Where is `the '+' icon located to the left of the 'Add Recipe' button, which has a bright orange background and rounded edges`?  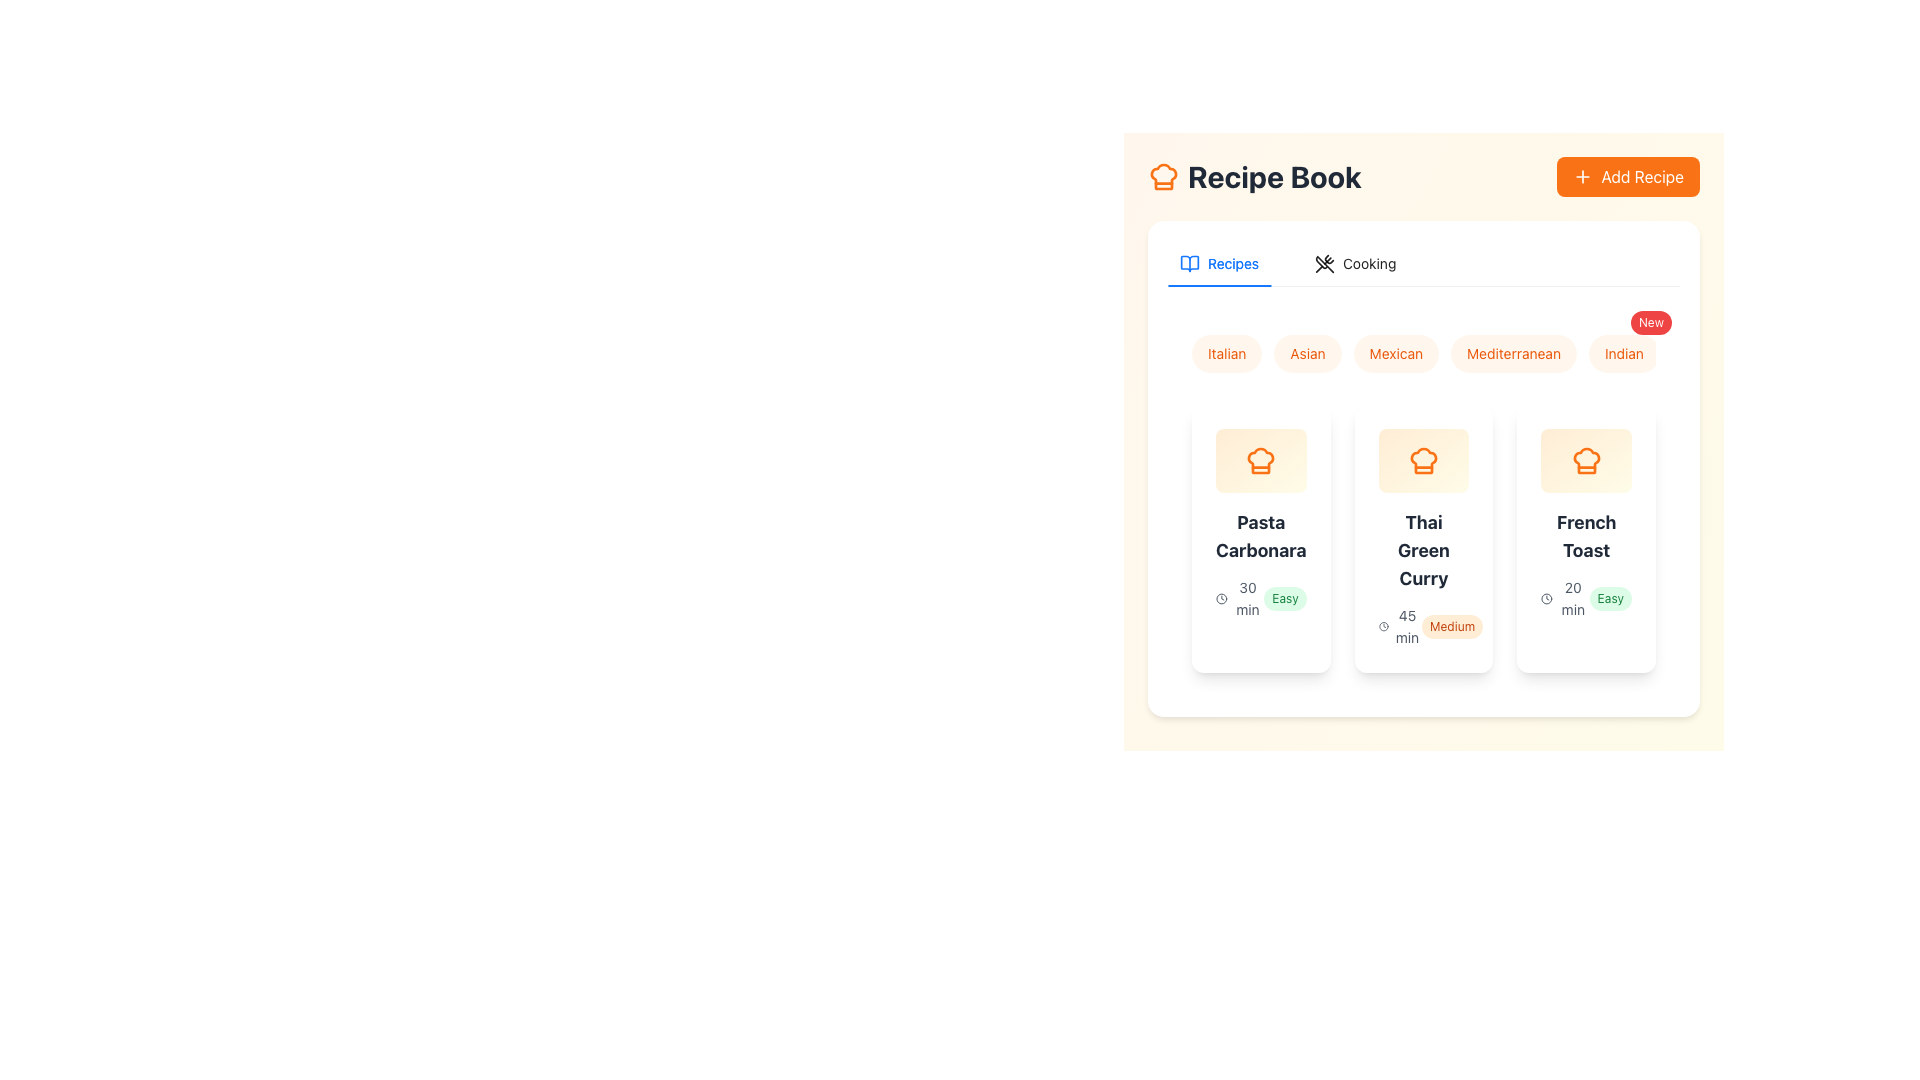 the '+' icon located to the left of the 'Add Recipe' button, which has a bright orange background and rounded edges is located at coordinates (1582, 176).